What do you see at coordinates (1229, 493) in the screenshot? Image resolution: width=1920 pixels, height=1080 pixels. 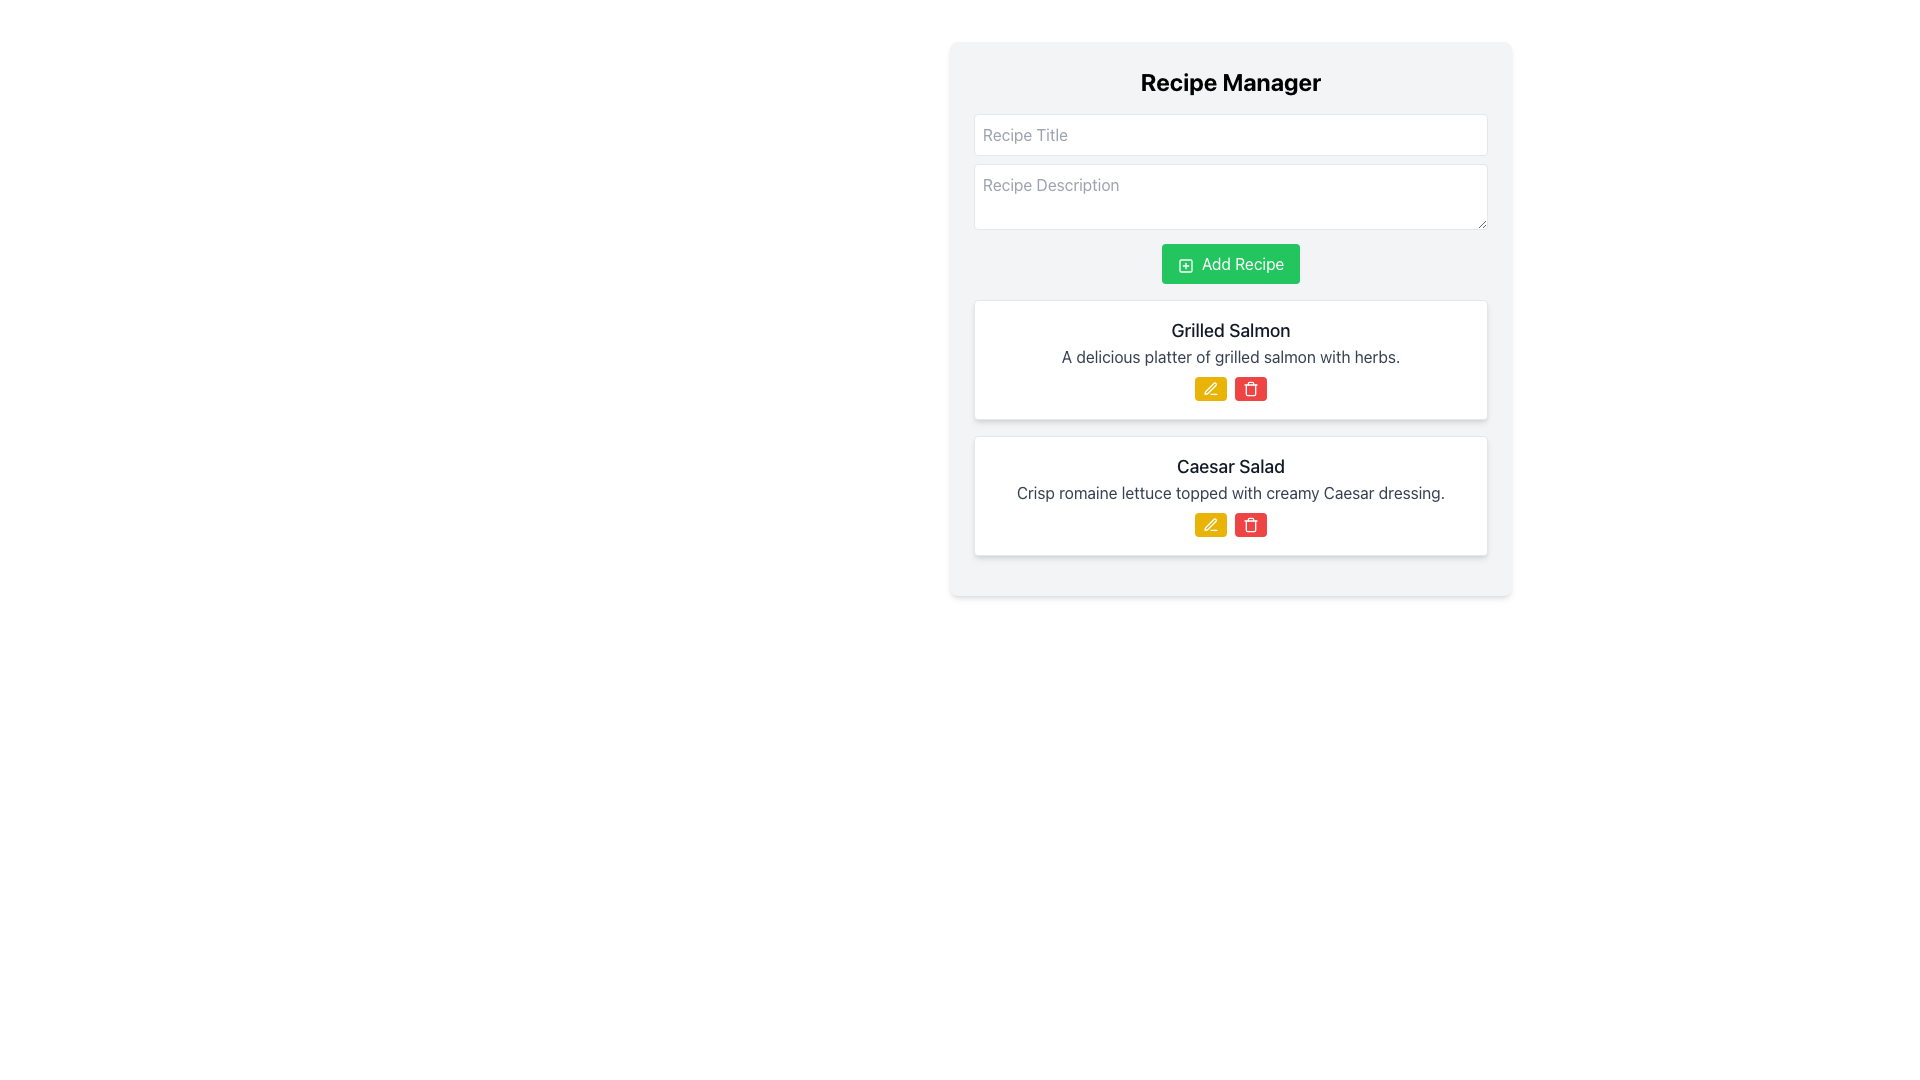 I see `the text label that describes 'Crisp romaine lettuce topped with creamy Caesar dressing.' positioned below the title 'Caesar Salad'` at bounding box center [1229, 493].